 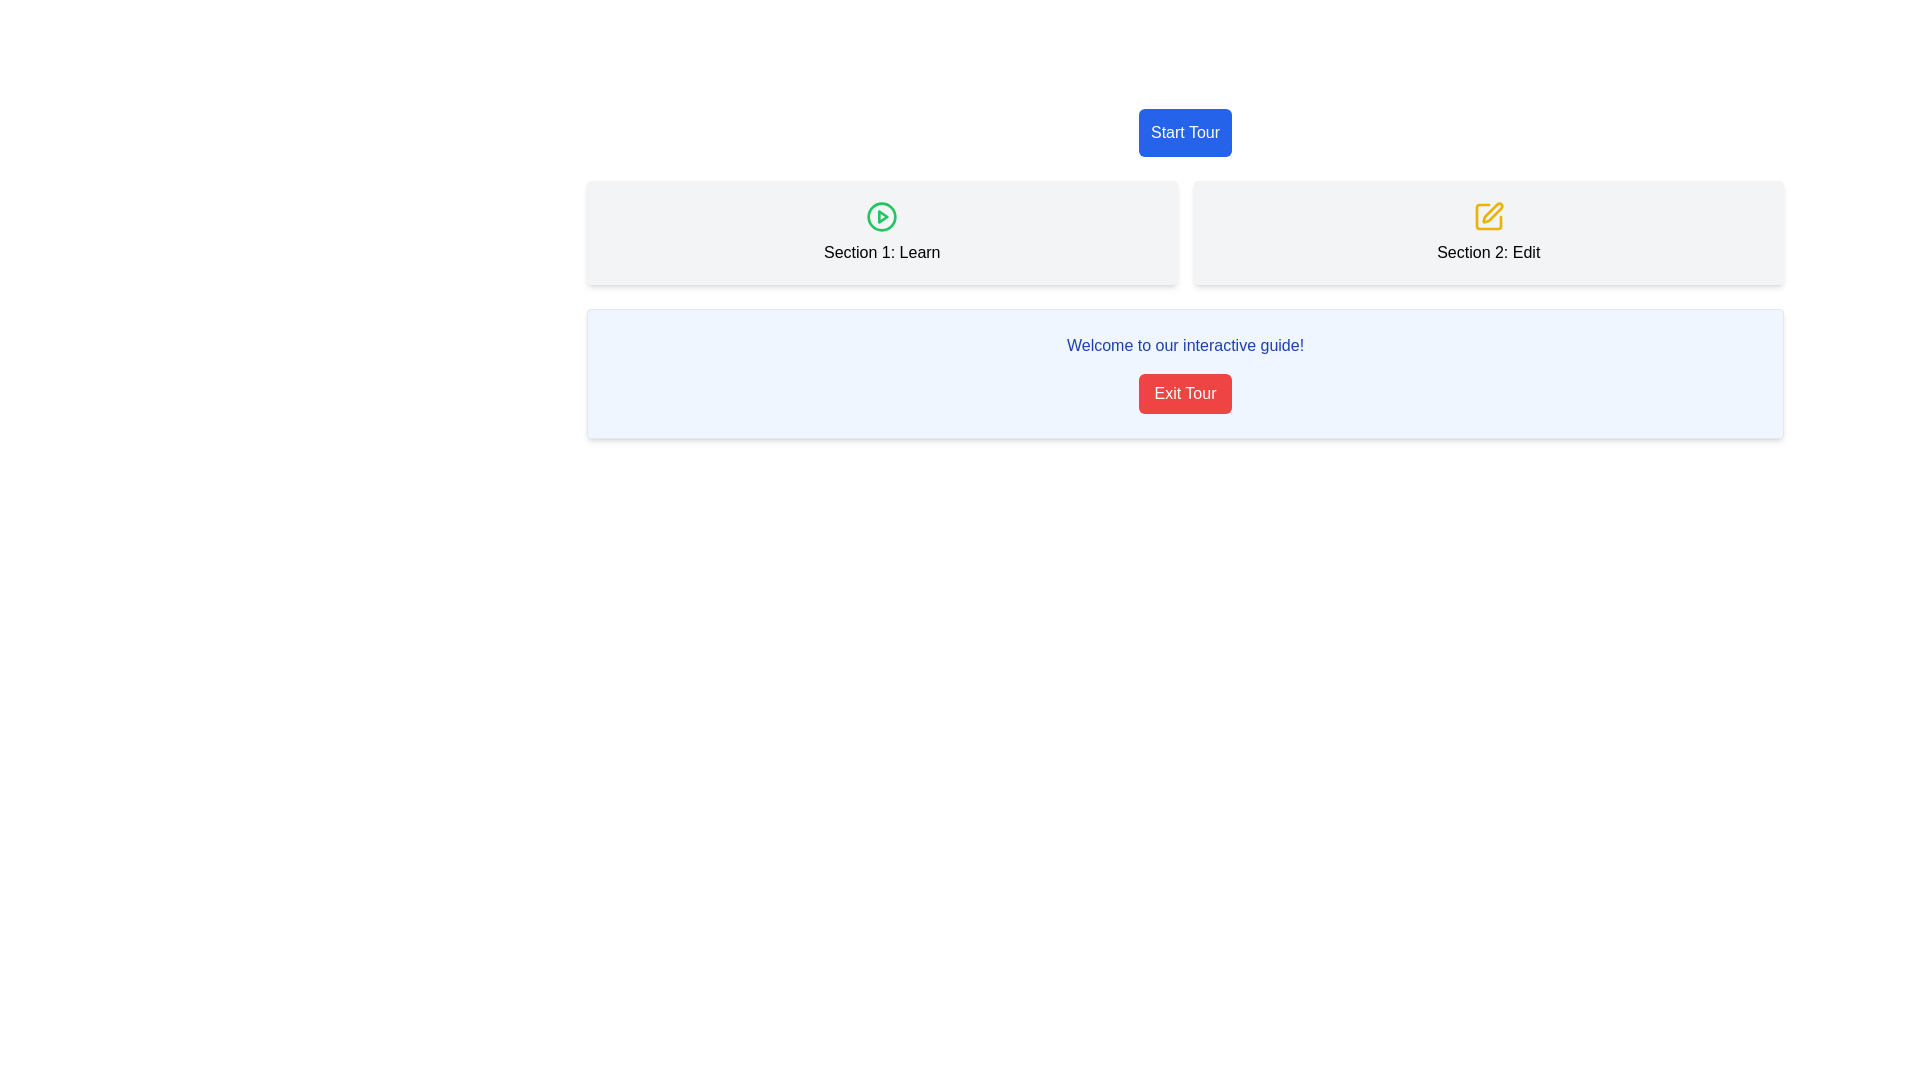 I want to click on the Static Text element that serves as a greeting or introductory message, located in the center of a bordered and rounded rectangular panel below 'Section 1: Learn' and 'Section 2: Edit', and above the 'Exit Tour' button, so click(x=1185, y=345).